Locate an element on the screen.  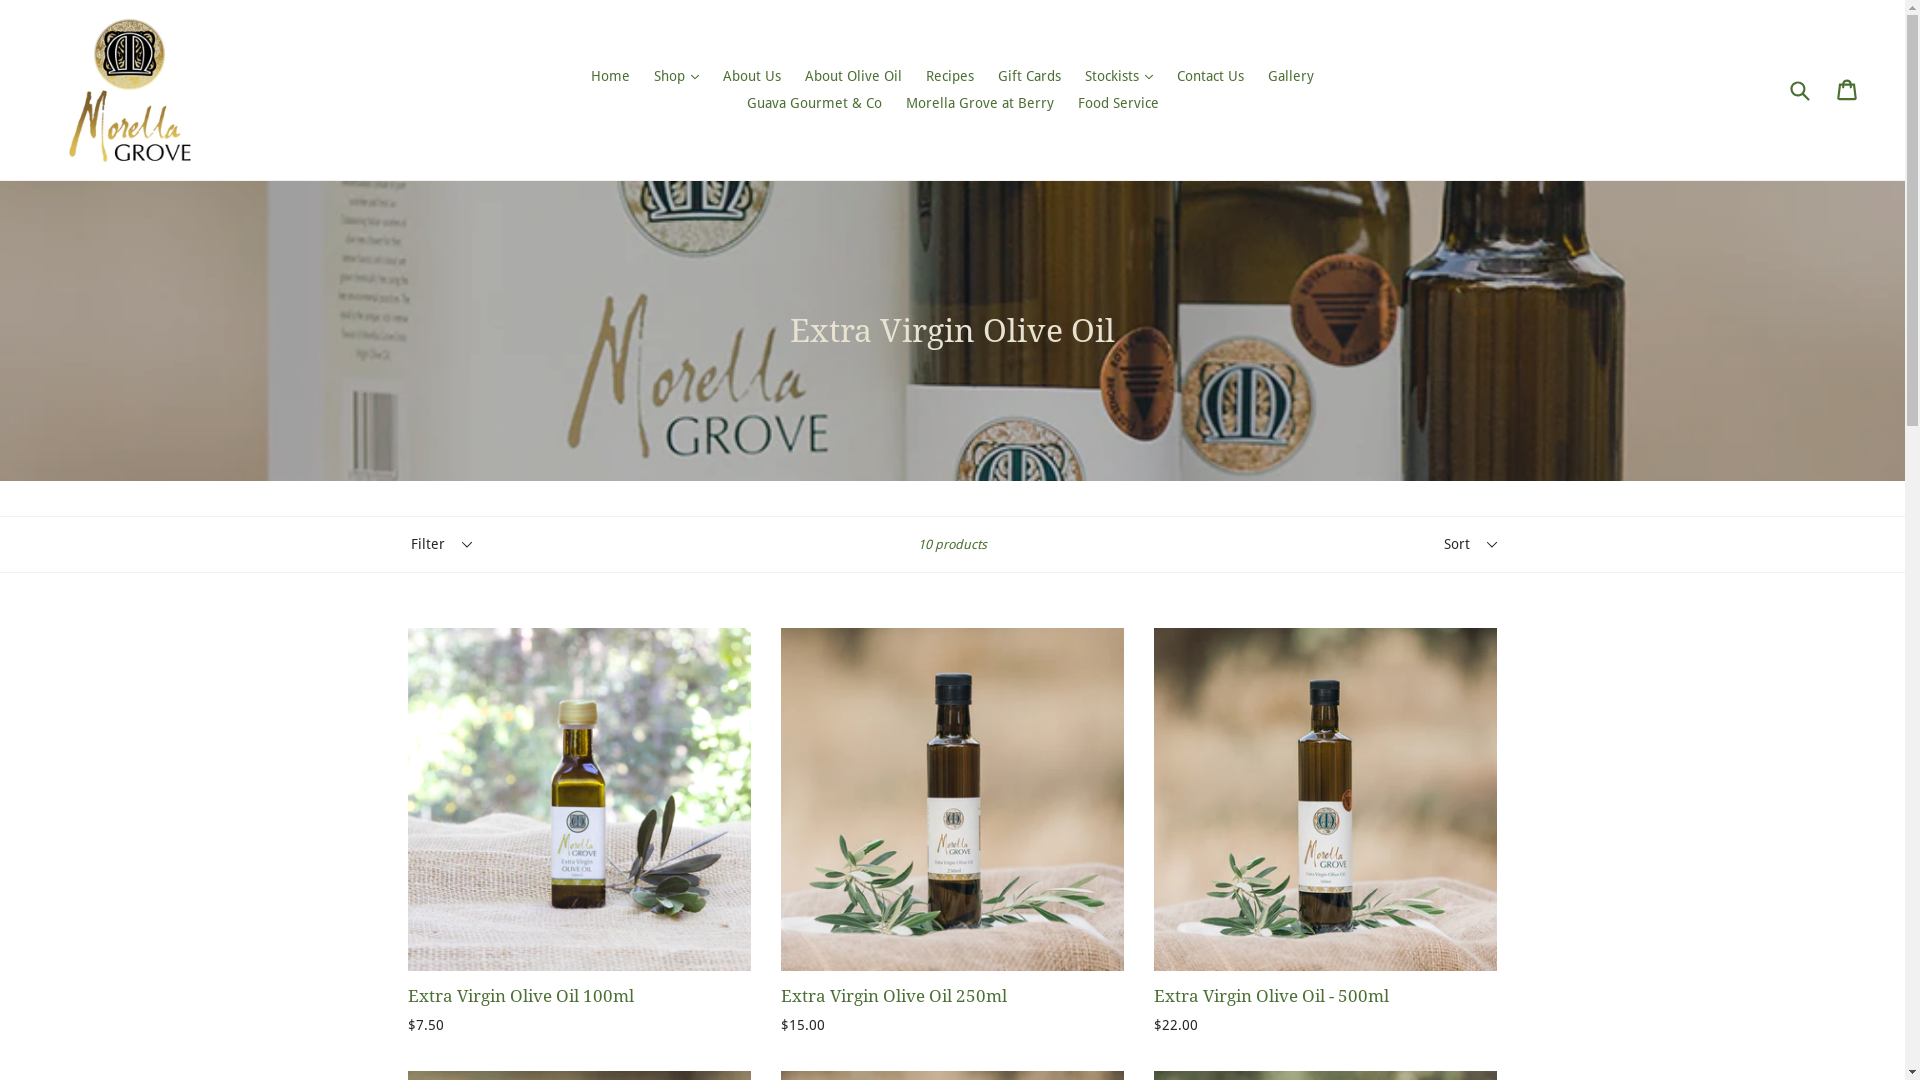
'Cart is located at coordinates (1847, 88).